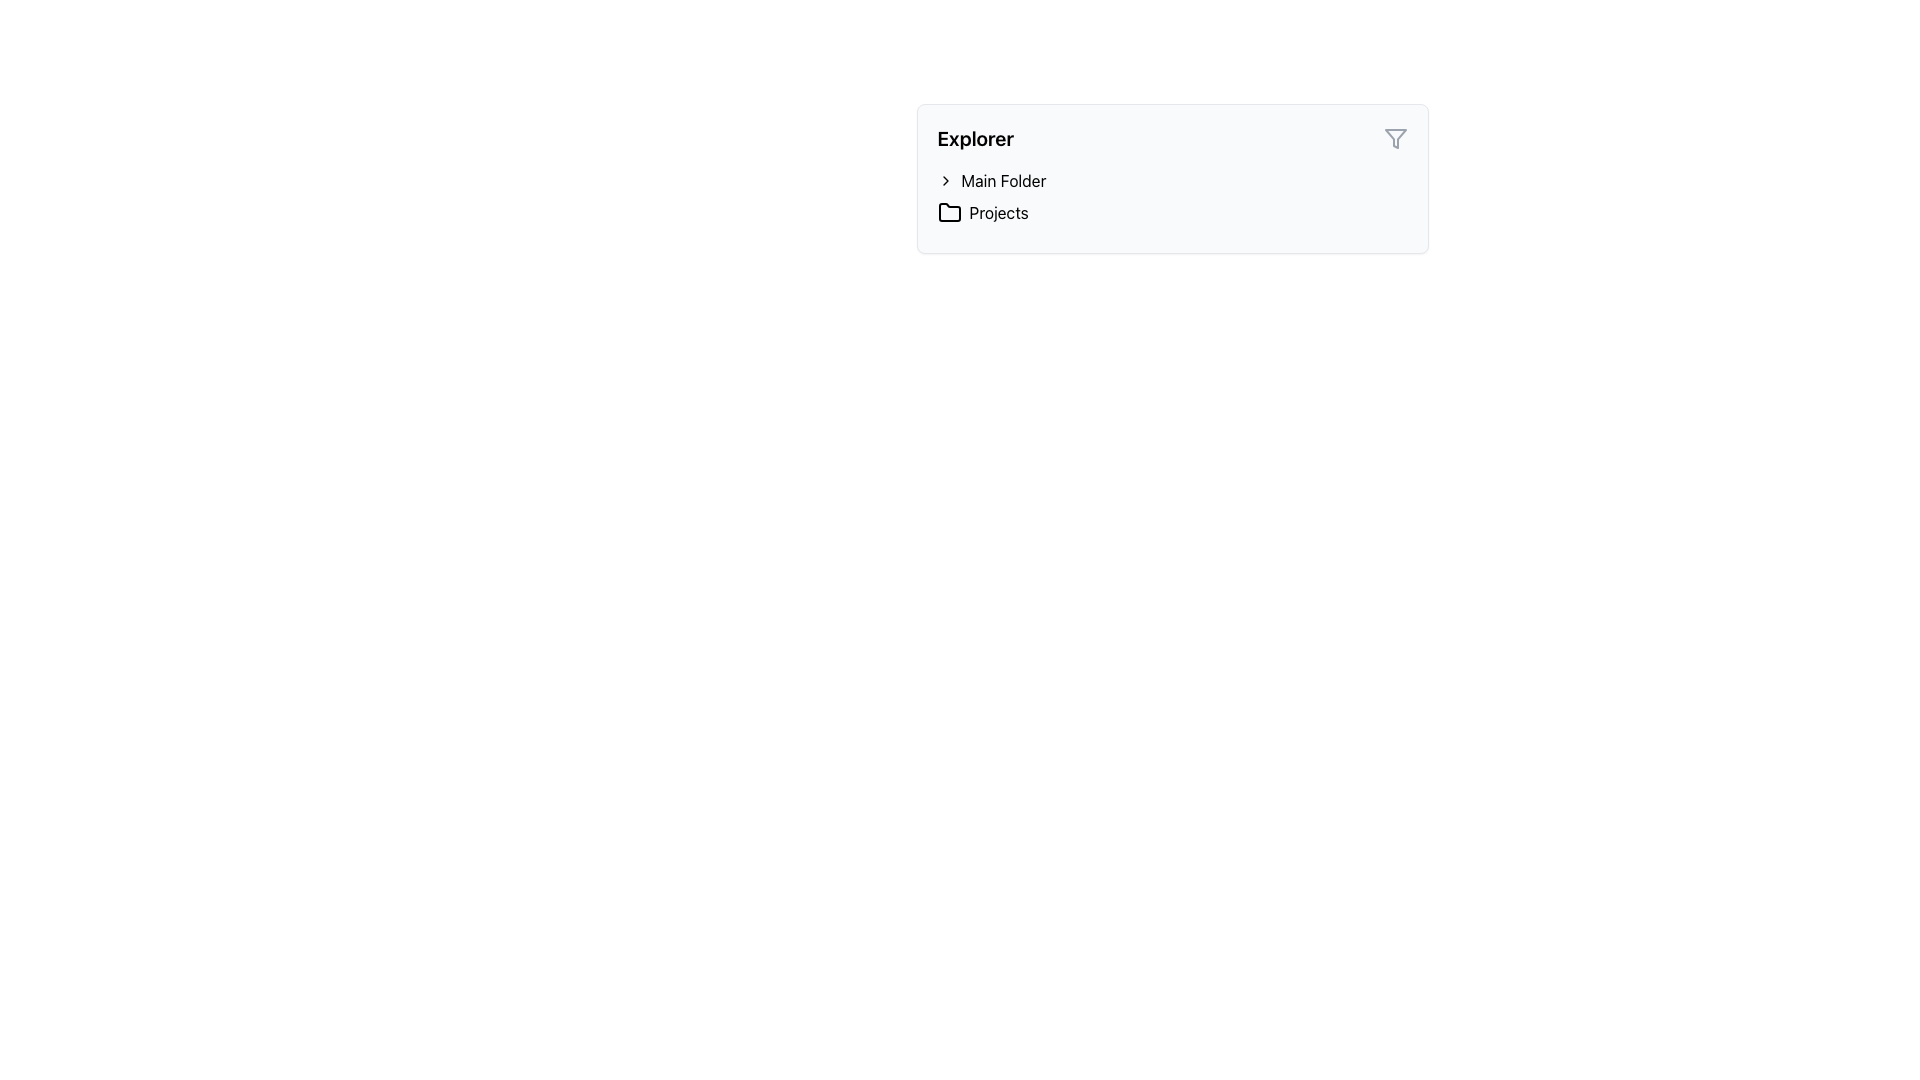  What do you see at coordinates (1003, 181) in the screenshot?
I see `the text label that serves as a title for the 'Main Folder', which is located to the right of a chevron icon and above an item labeled 'Projects'` at bounding box center [1003, 181].